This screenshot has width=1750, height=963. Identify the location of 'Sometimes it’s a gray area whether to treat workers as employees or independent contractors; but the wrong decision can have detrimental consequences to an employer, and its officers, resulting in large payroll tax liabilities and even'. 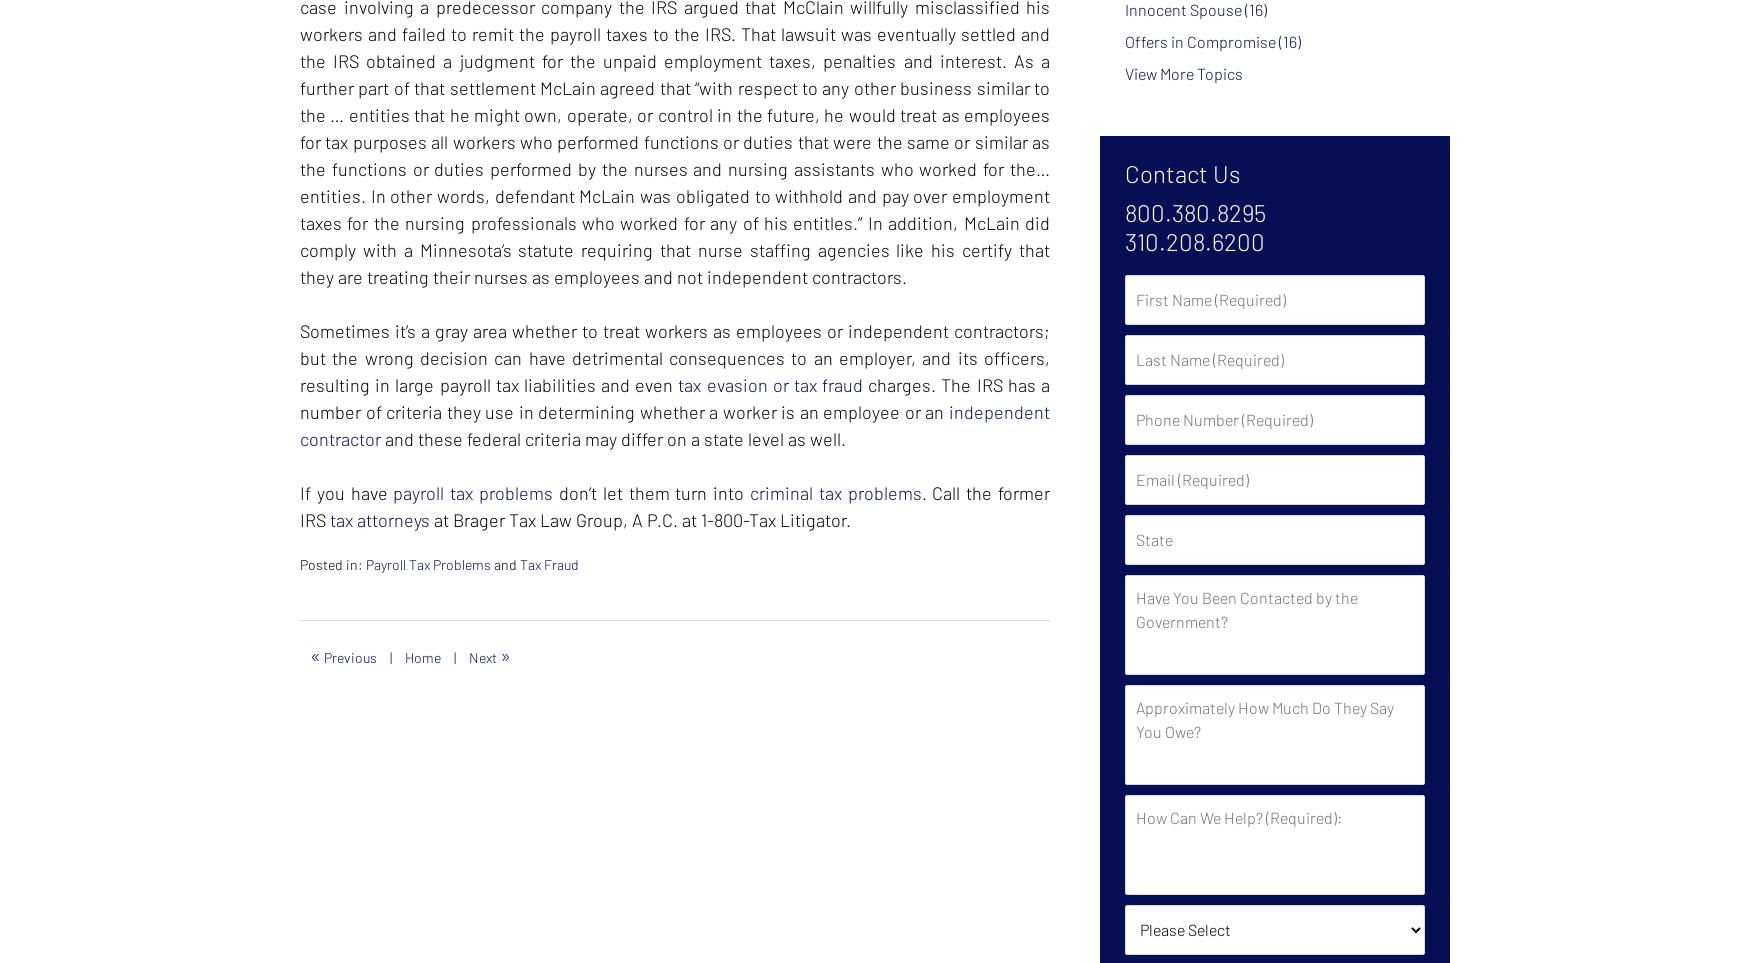
(673, 357).